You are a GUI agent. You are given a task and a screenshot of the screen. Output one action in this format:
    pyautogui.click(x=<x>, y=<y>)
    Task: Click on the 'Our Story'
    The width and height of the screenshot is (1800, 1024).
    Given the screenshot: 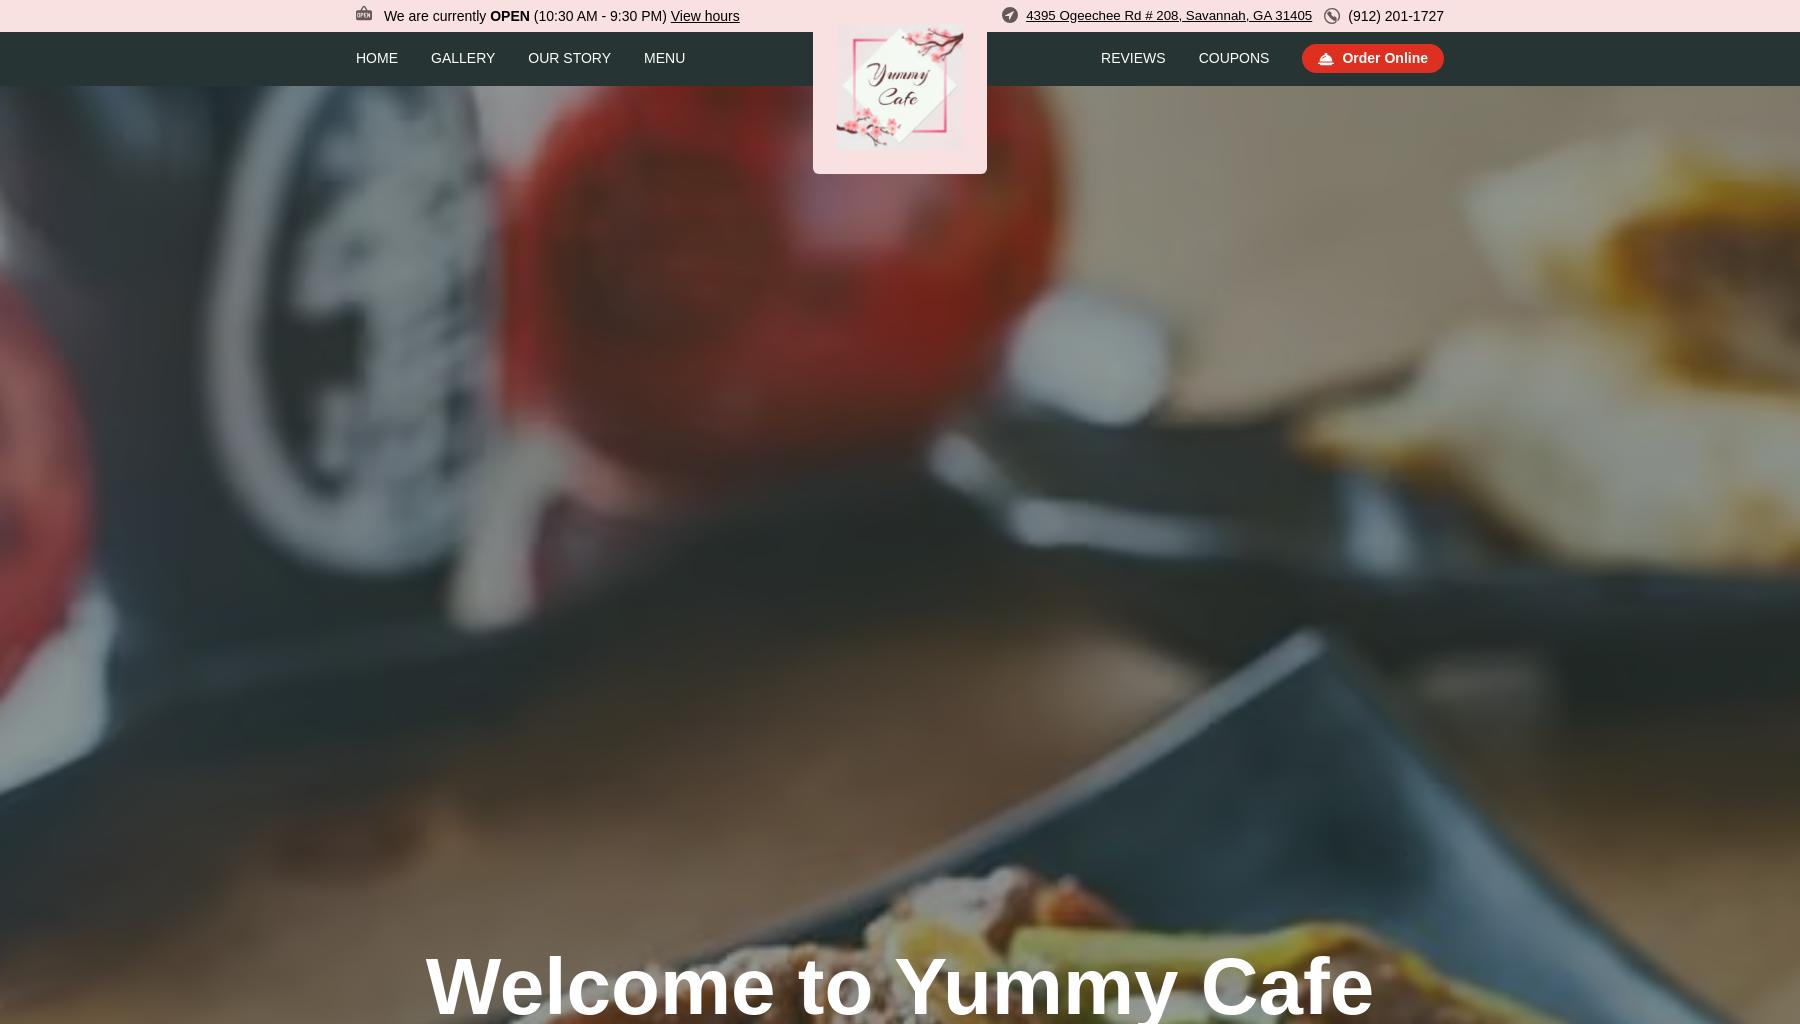 What is the action you would take?
    pyautogui.click(x=569, y=56)
    